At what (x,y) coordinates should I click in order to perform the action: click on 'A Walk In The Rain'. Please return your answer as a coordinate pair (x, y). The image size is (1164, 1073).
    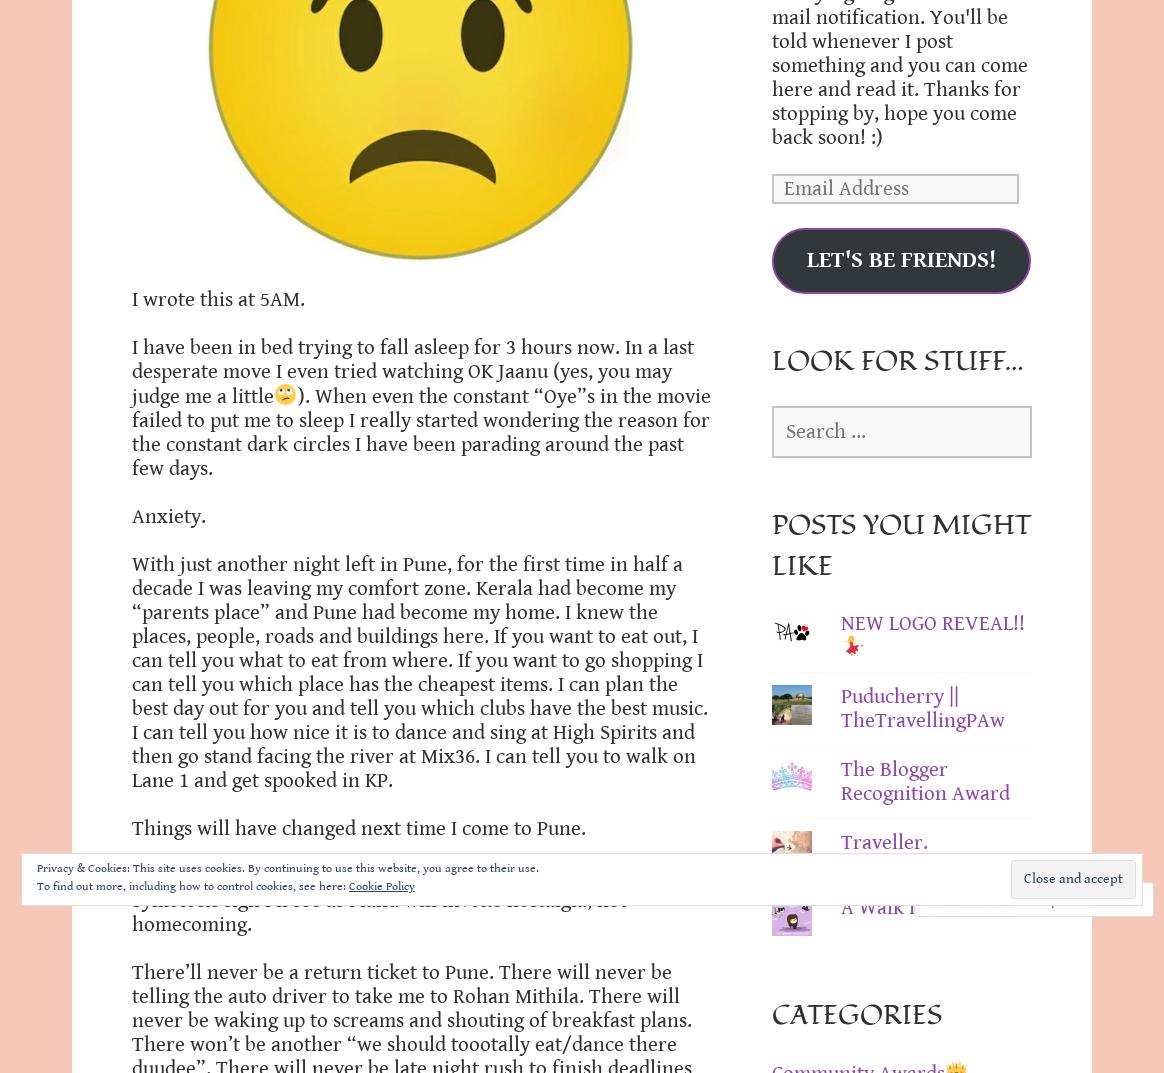
    Looking at the image, I should click on (839, 907).